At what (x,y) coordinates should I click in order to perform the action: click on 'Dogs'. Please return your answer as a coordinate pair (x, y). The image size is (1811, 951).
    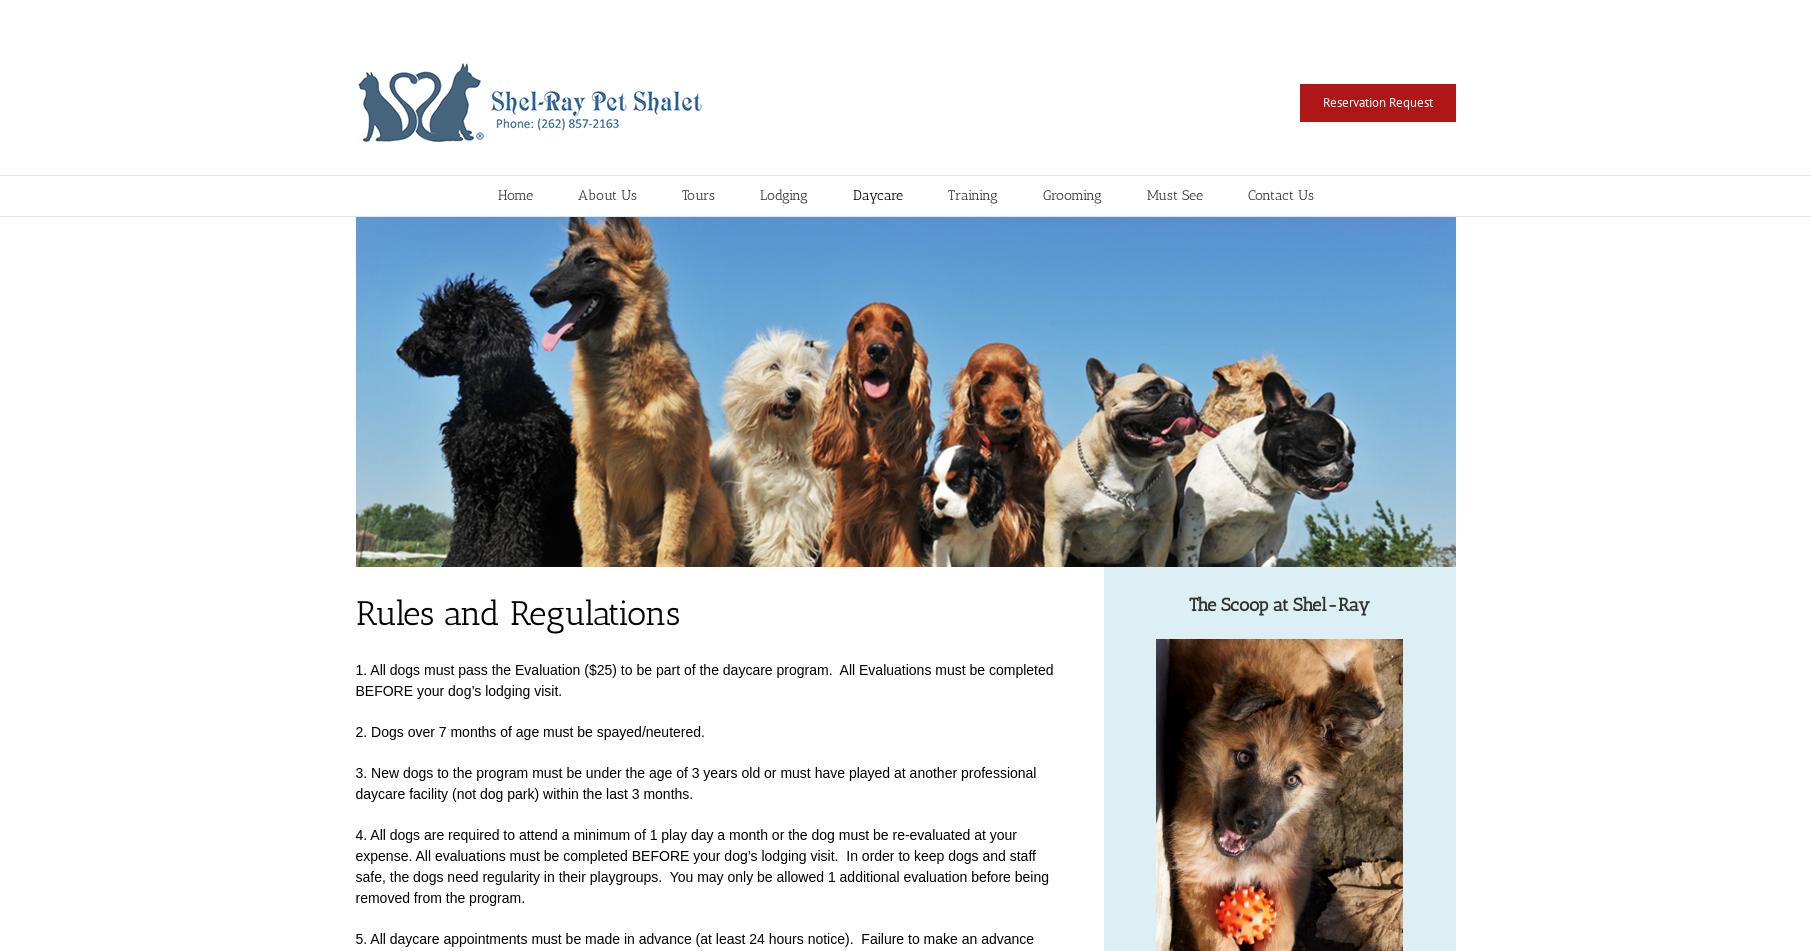
    Looking at the image, I should click on (771, 265).